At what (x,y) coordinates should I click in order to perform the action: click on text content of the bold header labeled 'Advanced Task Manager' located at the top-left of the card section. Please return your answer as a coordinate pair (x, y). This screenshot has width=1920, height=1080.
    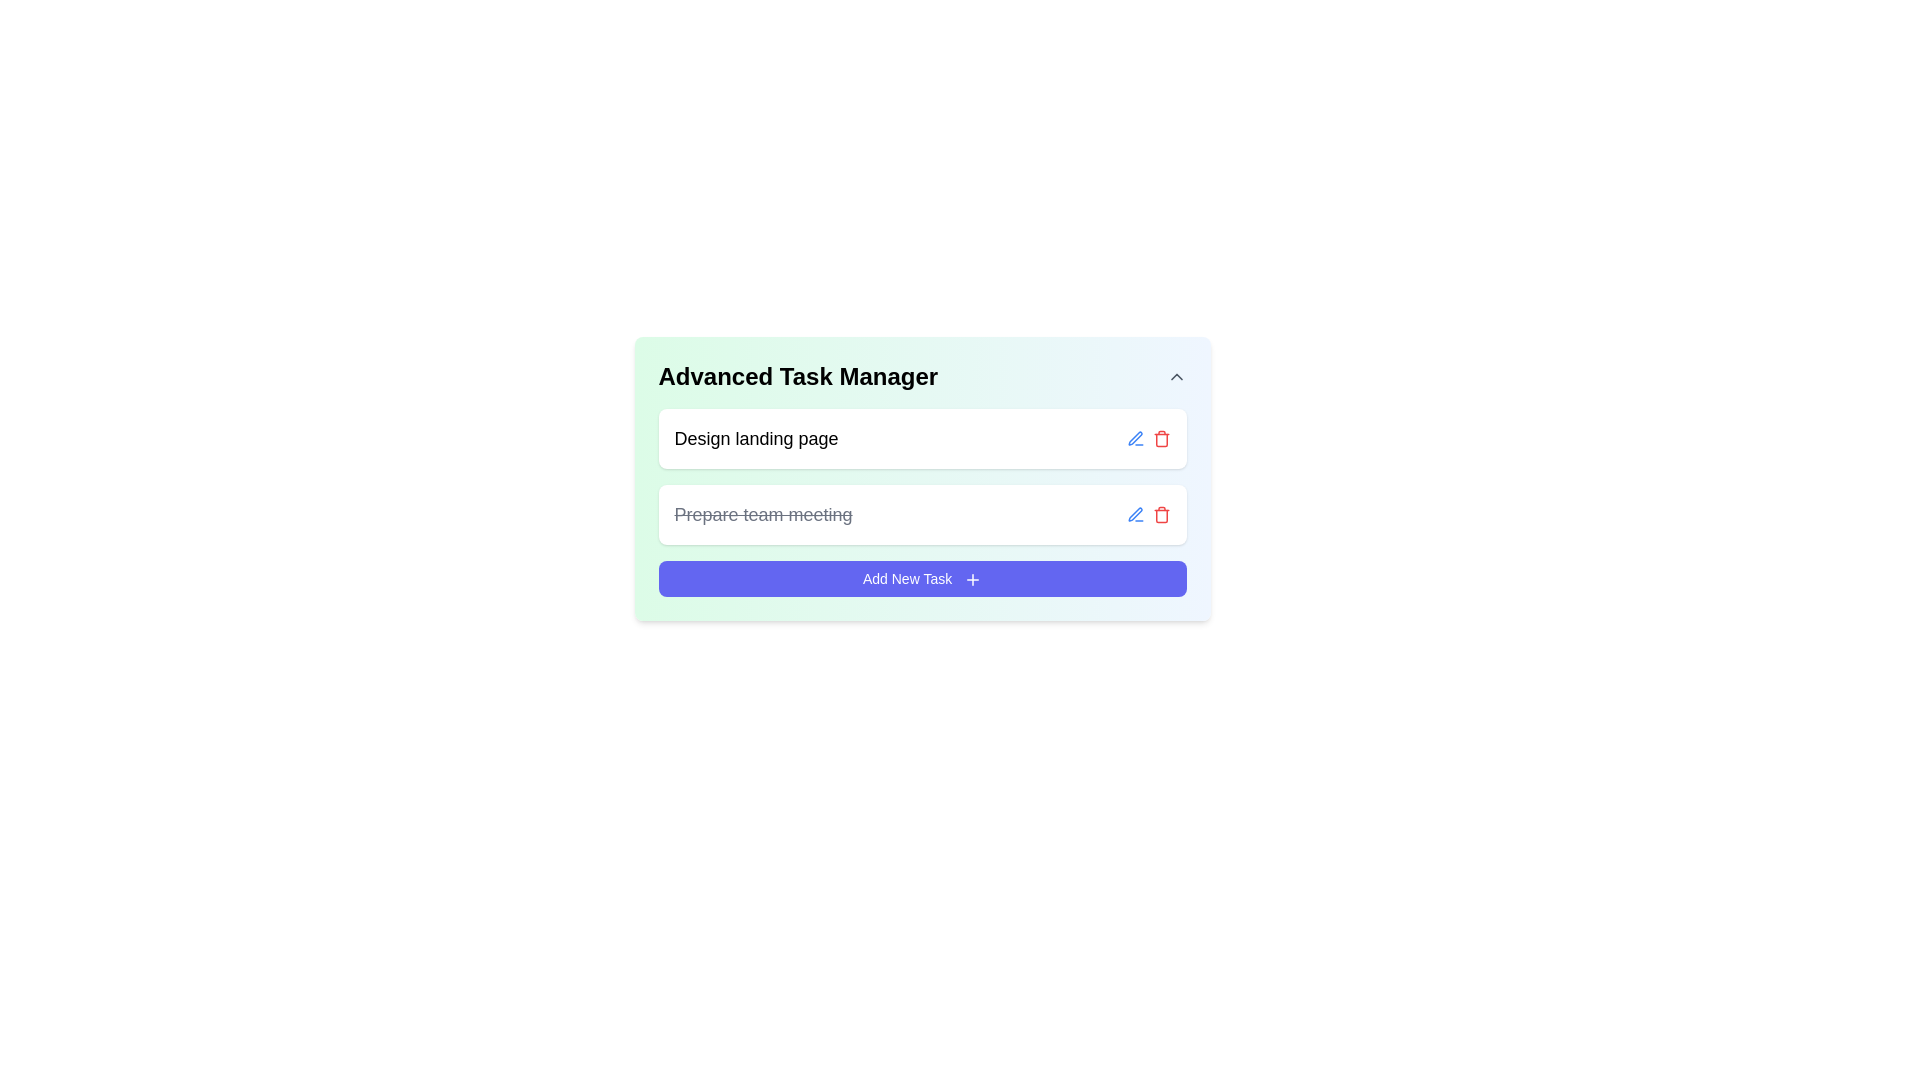
    Looking at the image, I should click on (797, 377).